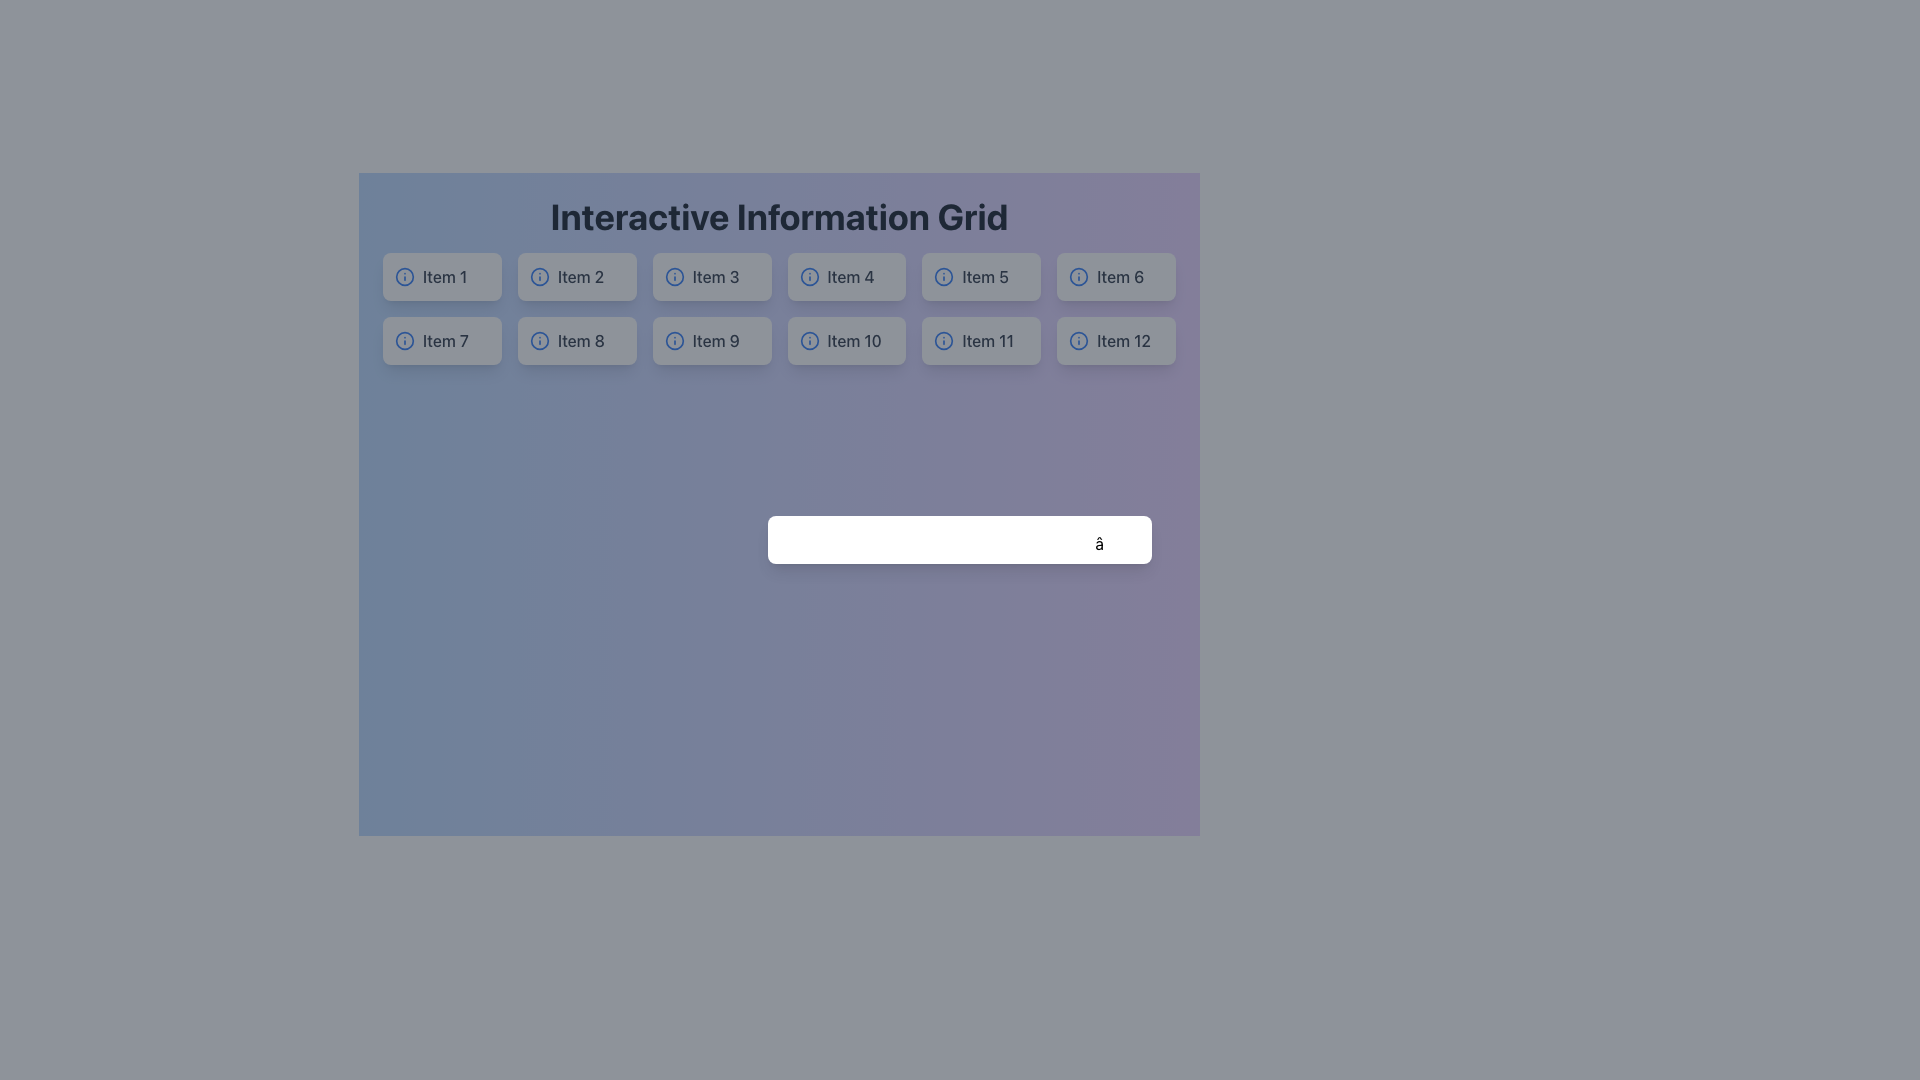 Image resolution: width=1920 pixels, height=1080 pixels. I want to click on the small blue circular icon with an 'i' in the center located in the second row and second column of the 'Interactive Information Grid', part of the 'Item 8' button structure, so click(539, 339).